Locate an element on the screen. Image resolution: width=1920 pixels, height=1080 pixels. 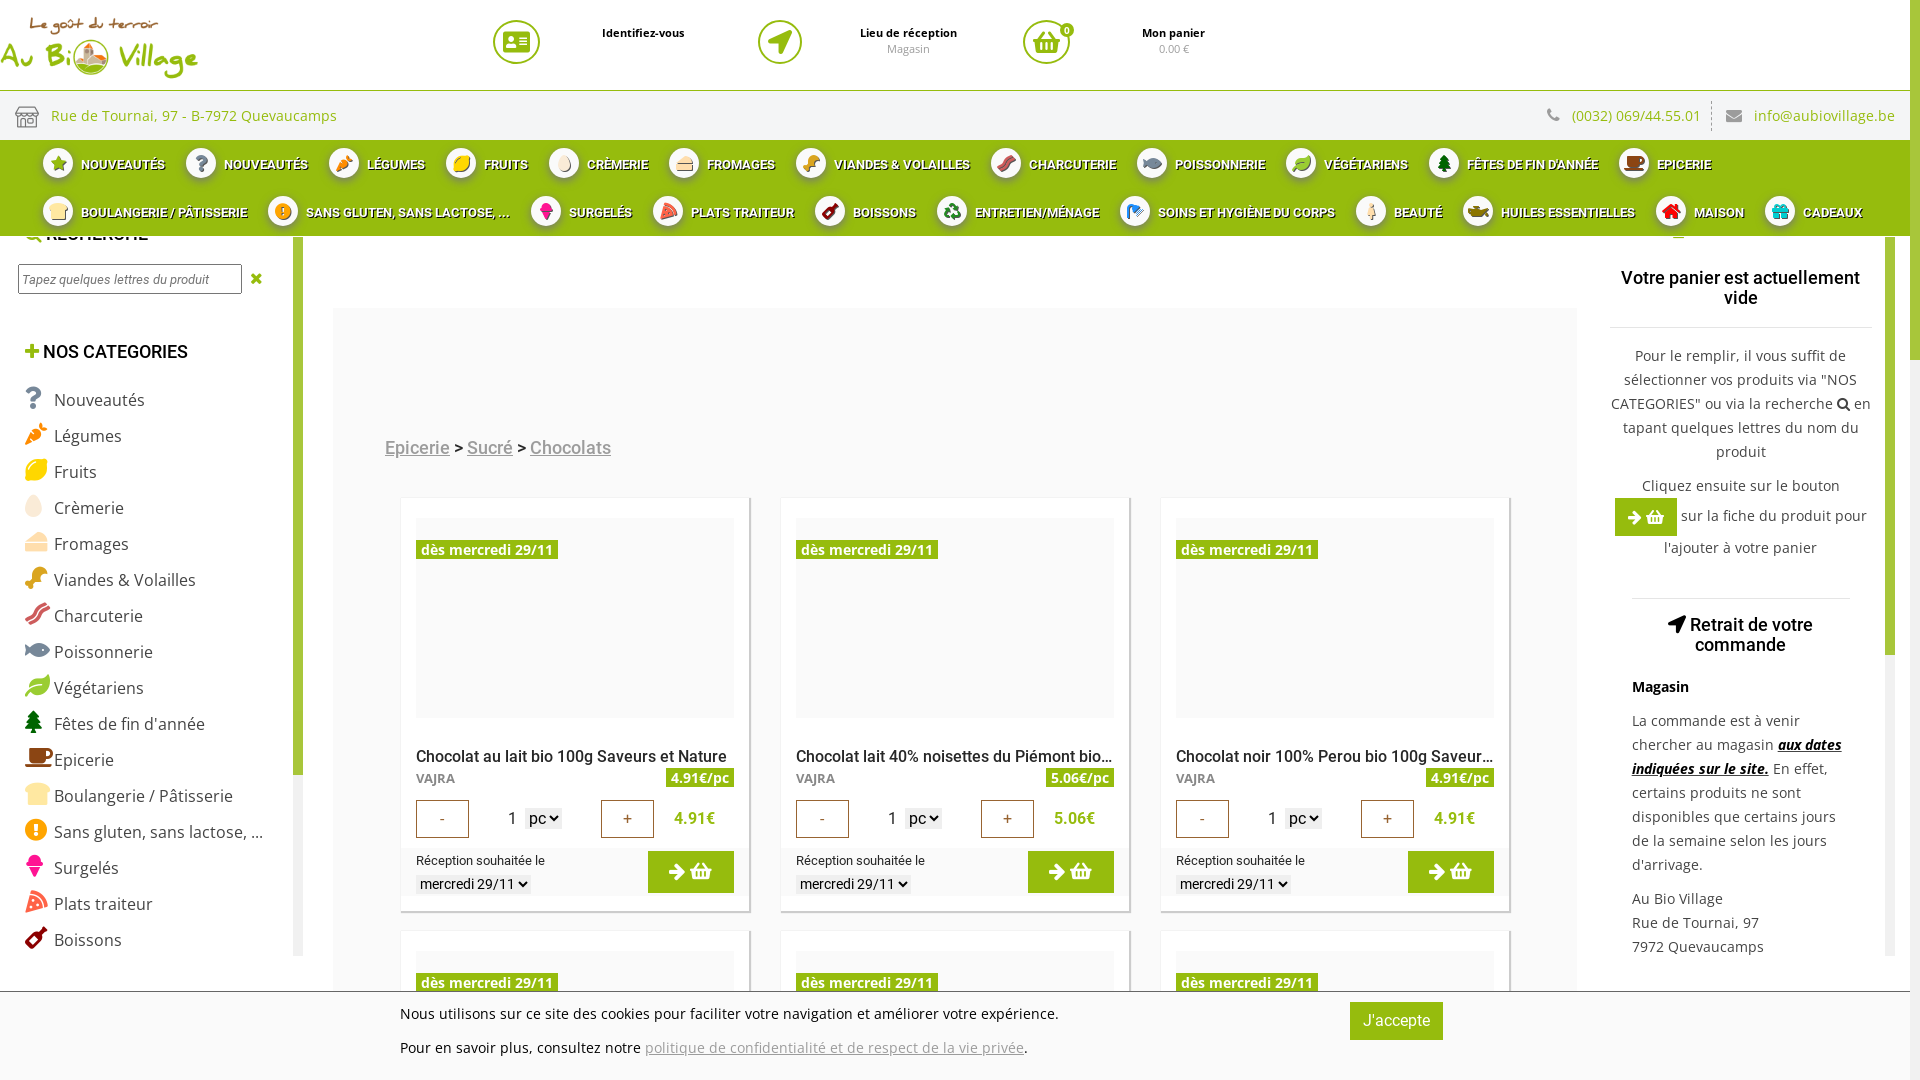
'FROMAGES' is located at coordinates (656, 157).